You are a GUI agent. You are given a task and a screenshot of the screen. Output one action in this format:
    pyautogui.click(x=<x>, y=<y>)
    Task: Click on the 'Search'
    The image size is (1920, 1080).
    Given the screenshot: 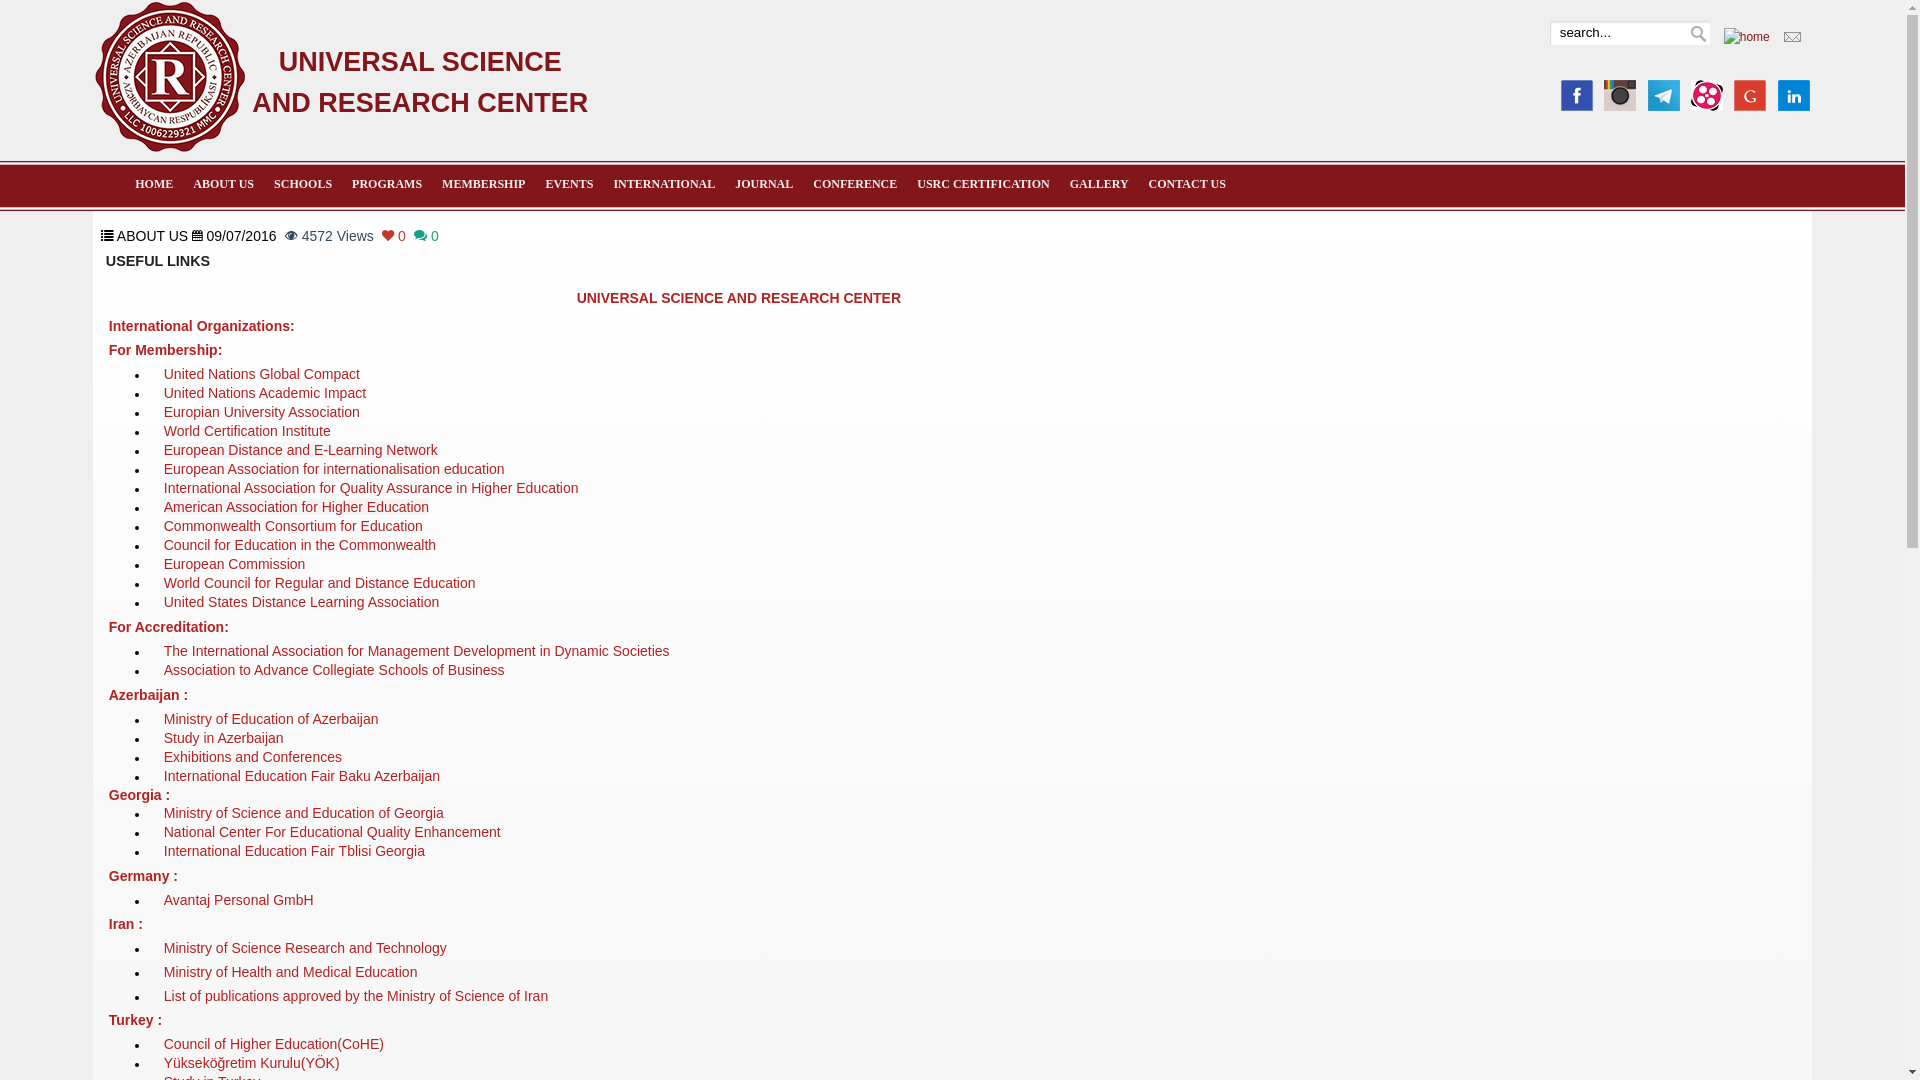 What is the action you would take?
    pyautogui.click(x=1697, y=34)
    